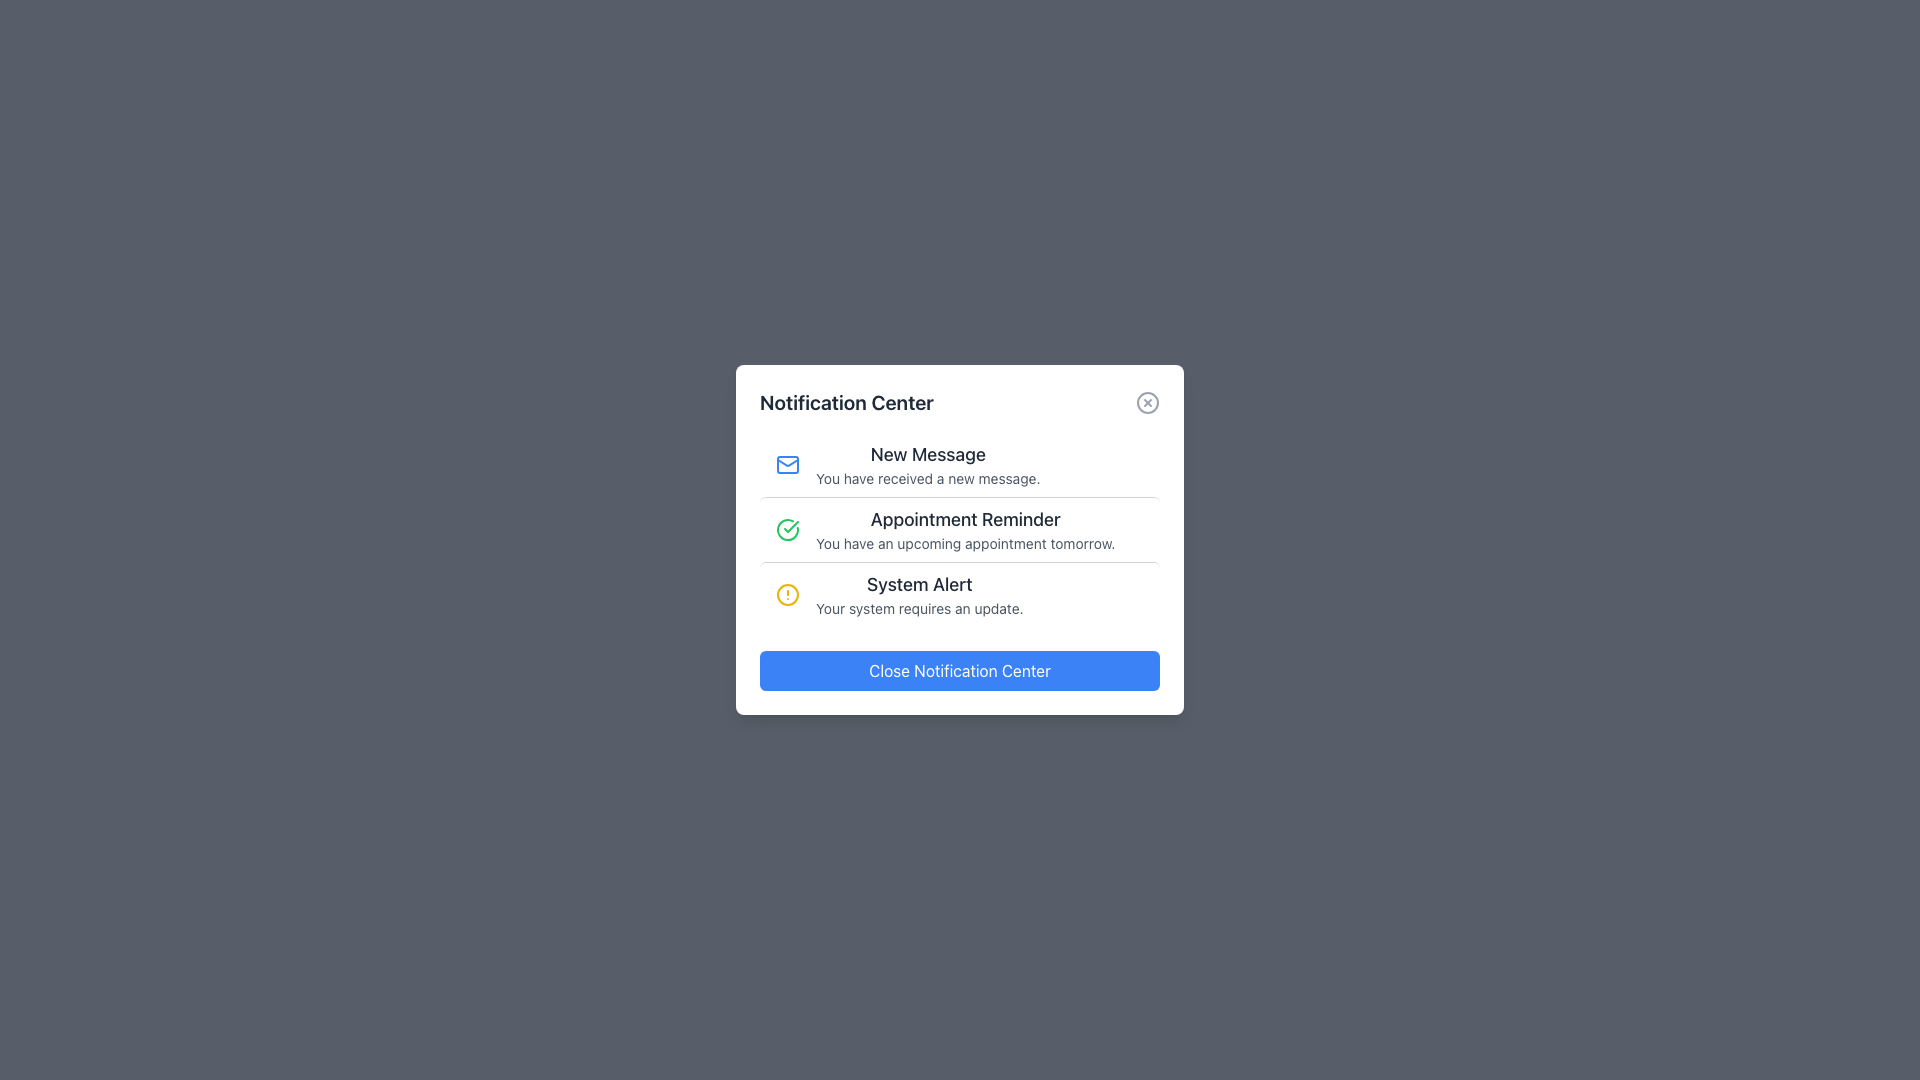 Image resolution: width=1920 pixels, height=1080 pixels. What do you see at coordinates (927, 478) in the screenshot?
I see `the descriptive text element for the notification titled 'New Message', which is positioned directly below the title within the 'Notification Center' panel` at bounding box center [927, 478].